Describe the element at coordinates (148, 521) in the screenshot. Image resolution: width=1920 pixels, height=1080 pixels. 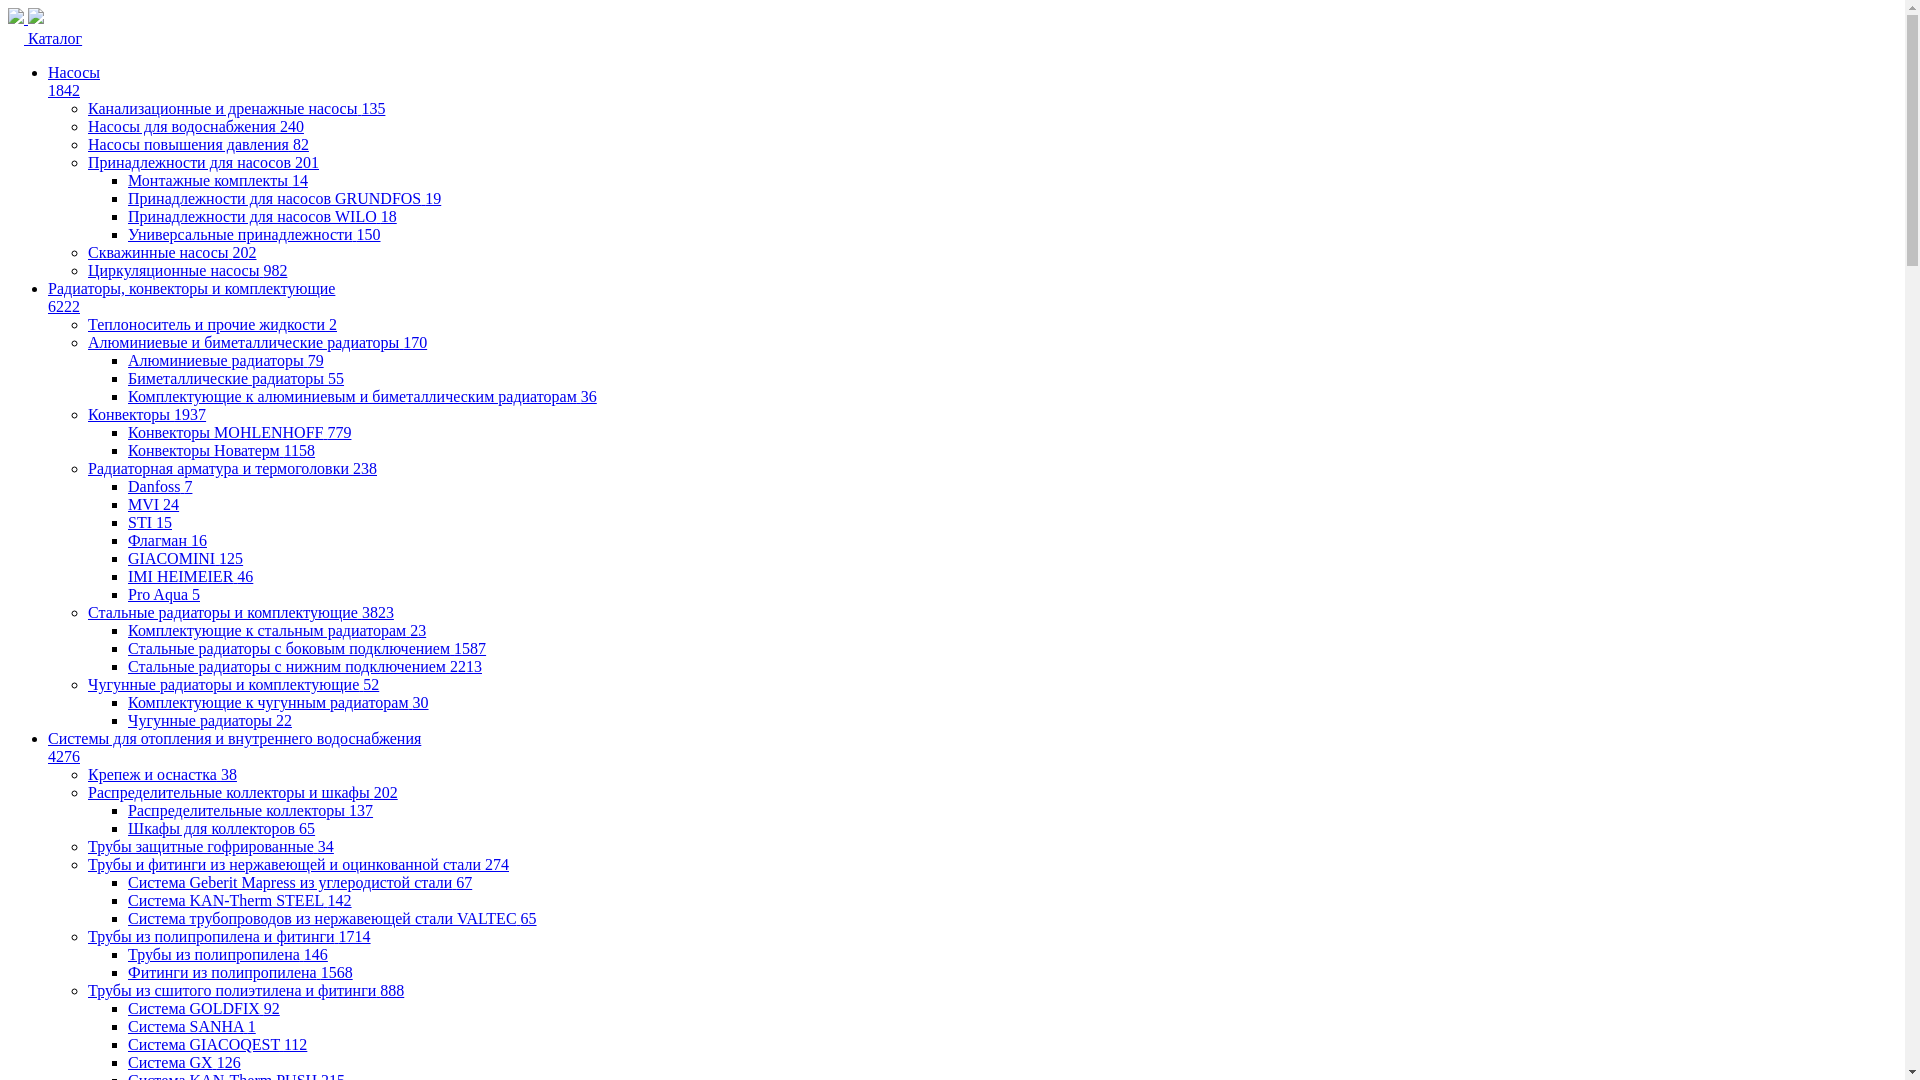
I see `'STI 15'` at that location.